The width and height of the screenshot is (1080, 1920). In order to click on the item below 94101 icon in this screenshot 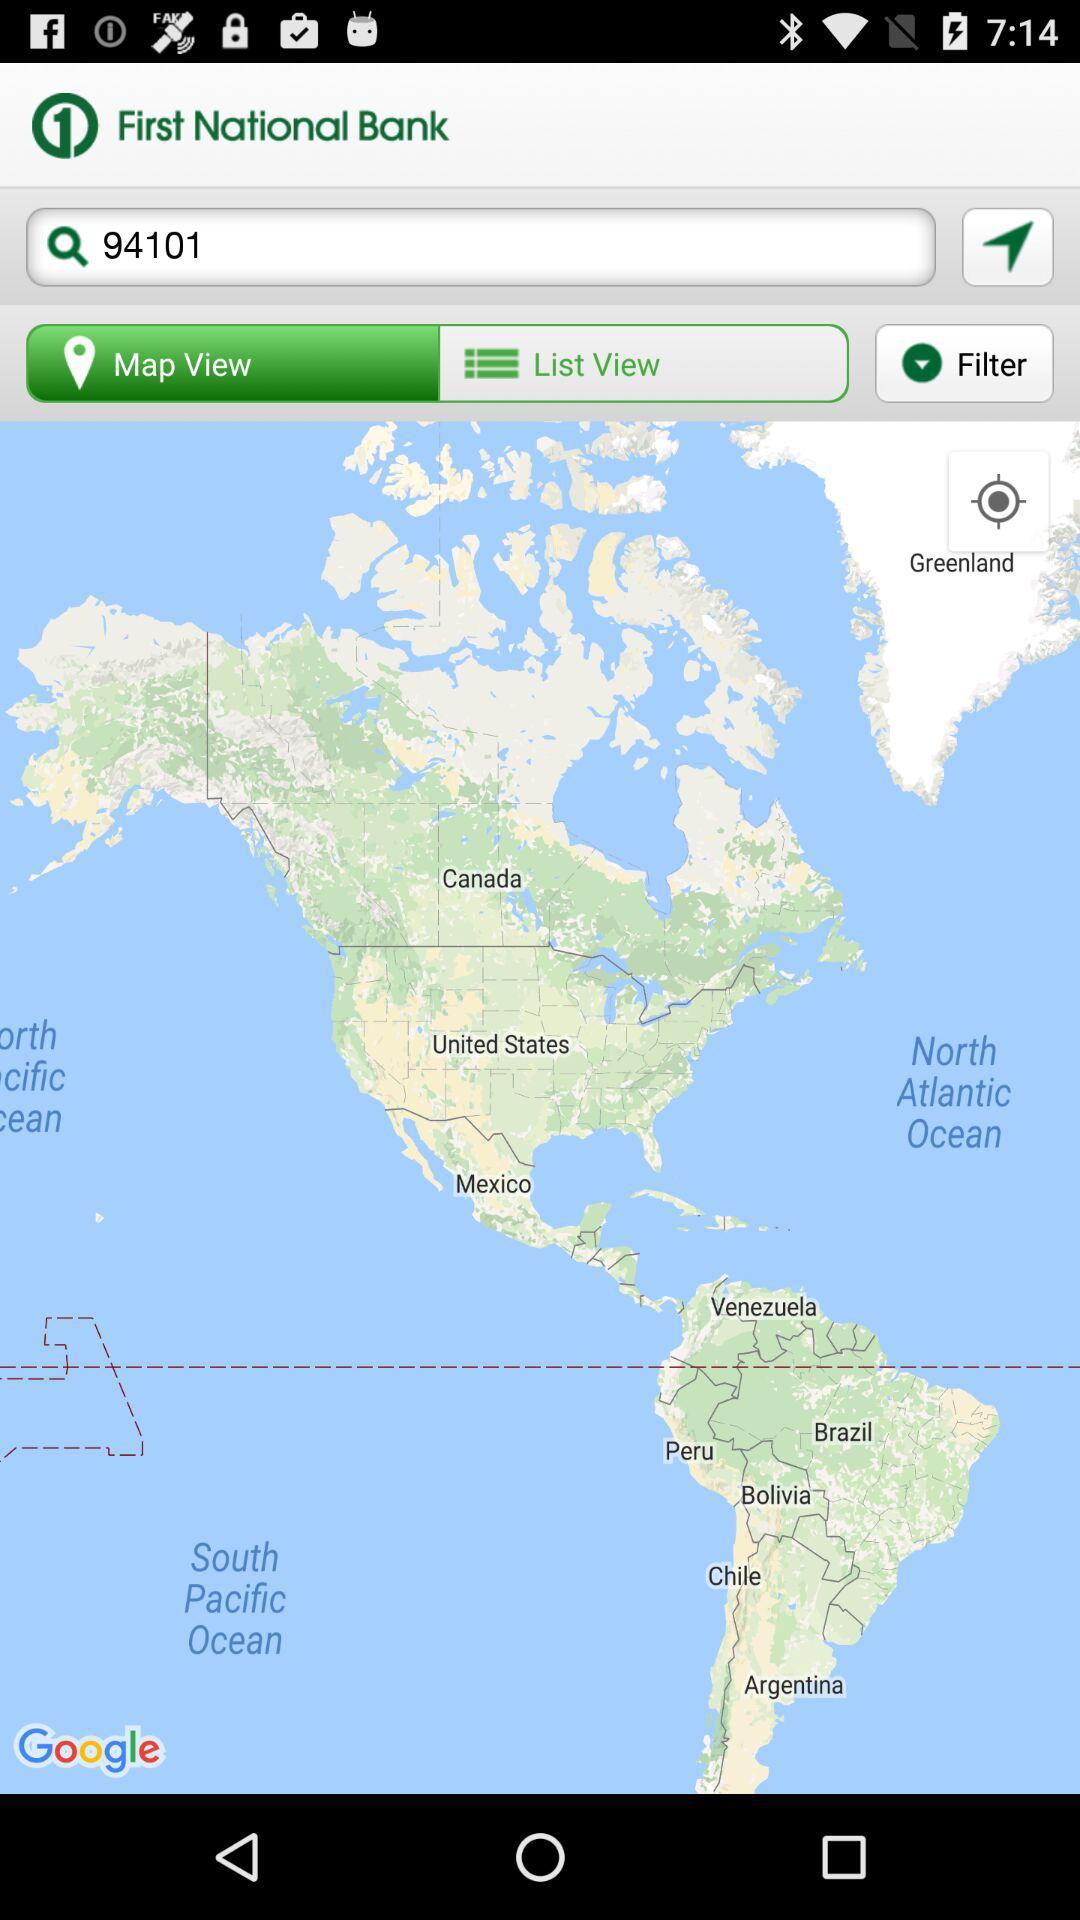, I will do `click(643, 363)`.